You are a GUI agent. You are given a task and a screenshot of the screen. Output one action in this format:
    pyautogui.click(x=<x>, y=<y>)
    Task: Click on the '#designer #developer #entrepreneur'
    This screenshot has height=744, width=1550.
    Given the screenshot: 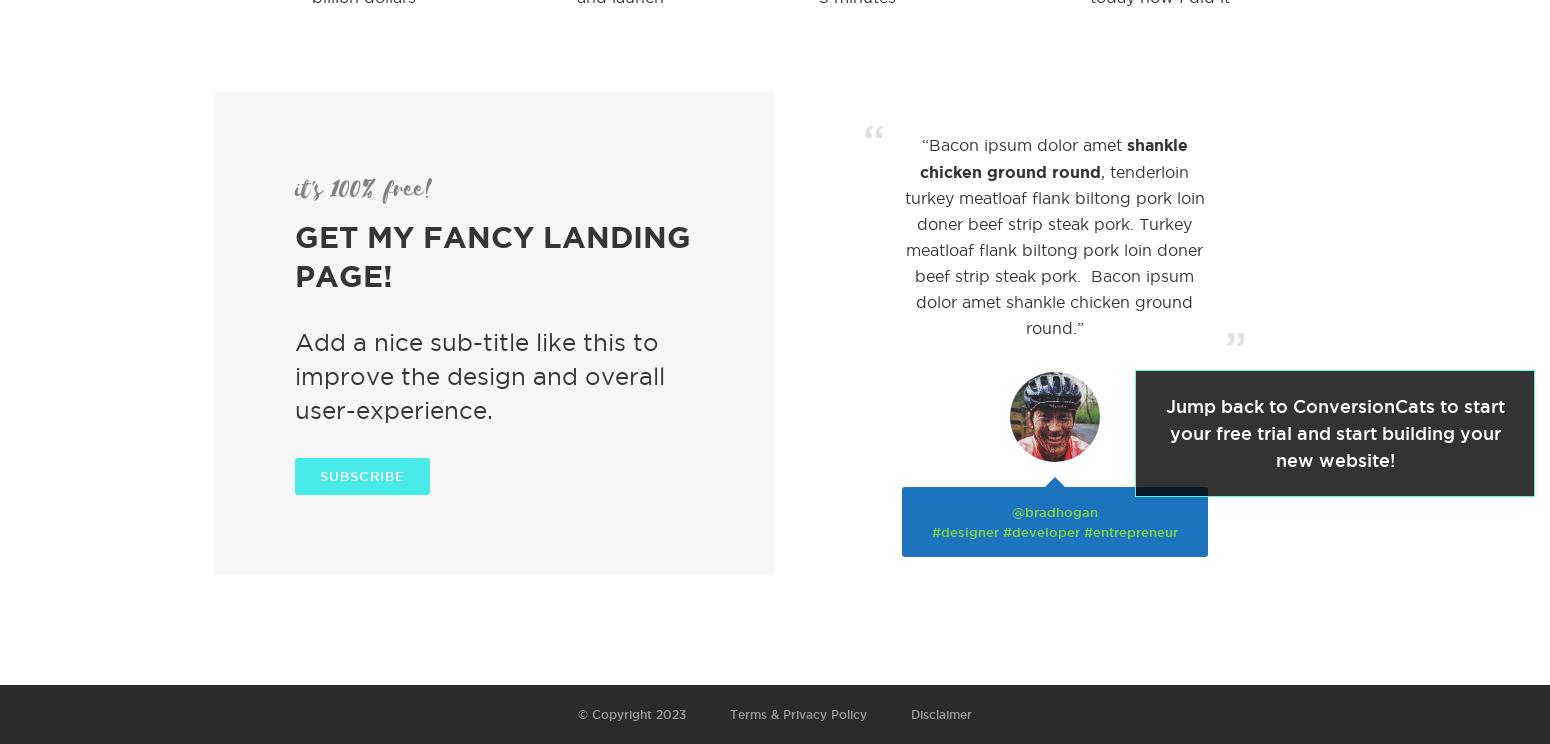 What is the action you would take?
    pyautogui.click(x=931, y=531)
    